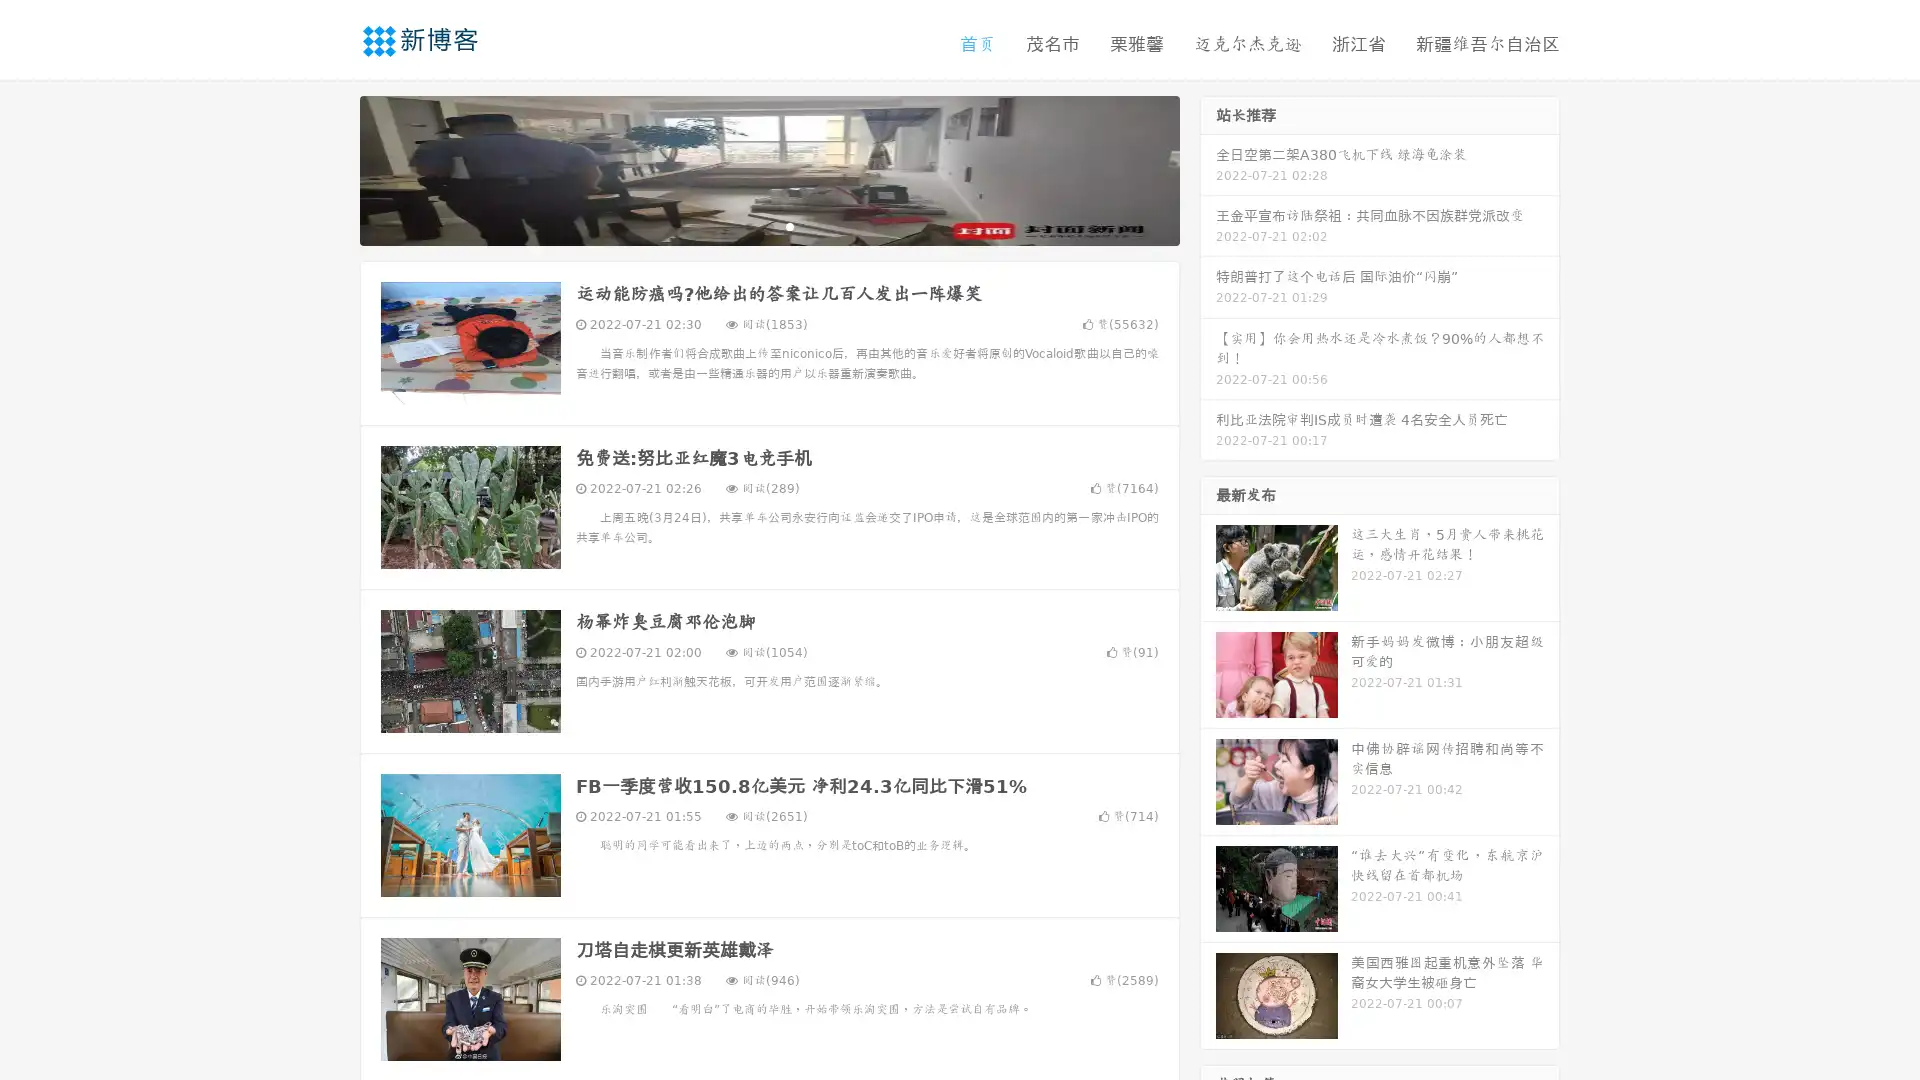 This screenshot has width=1920, height=1080. Describe the element at coordinates (748, 225) in the screenshot. I see `Go to slide 1` at that location.